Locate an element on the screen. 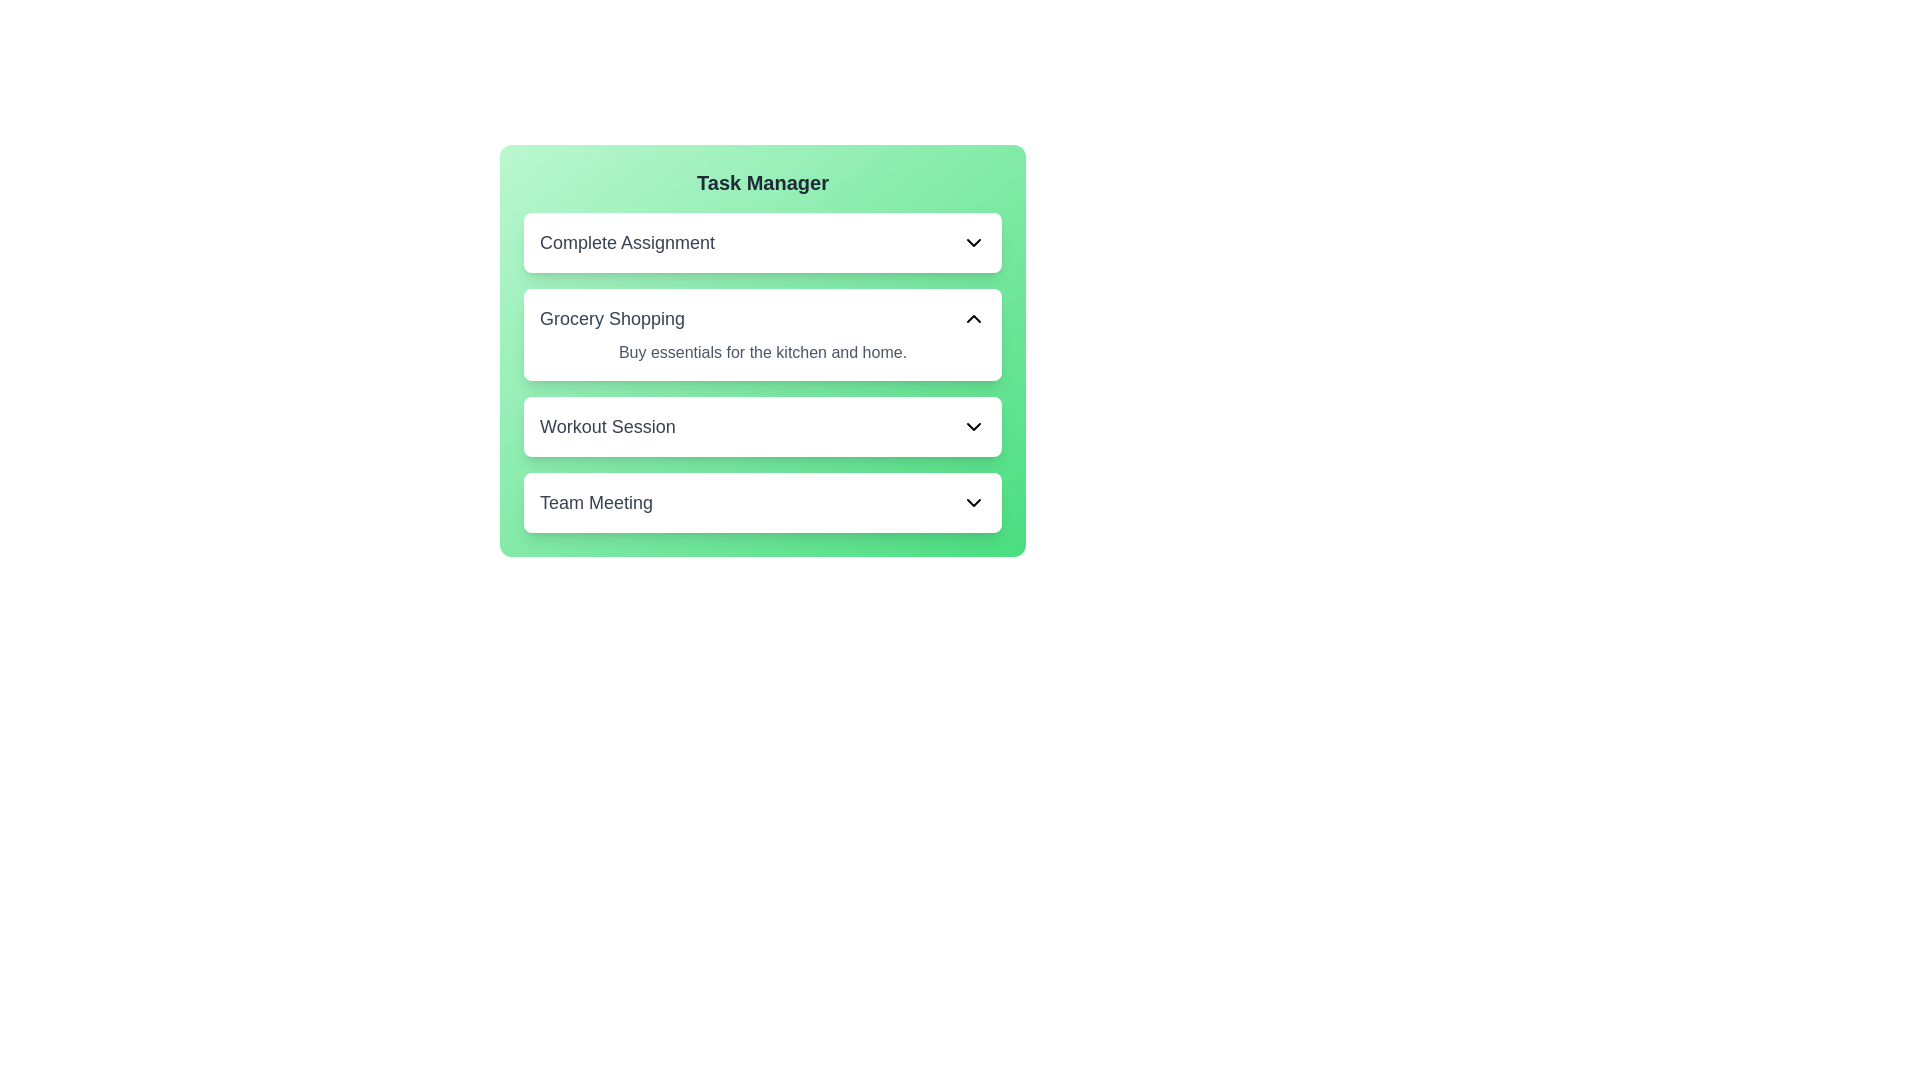 This screenshot has height=1080, width=1920. the task card with title Complete Assignment is located at coordinates (762, 242).